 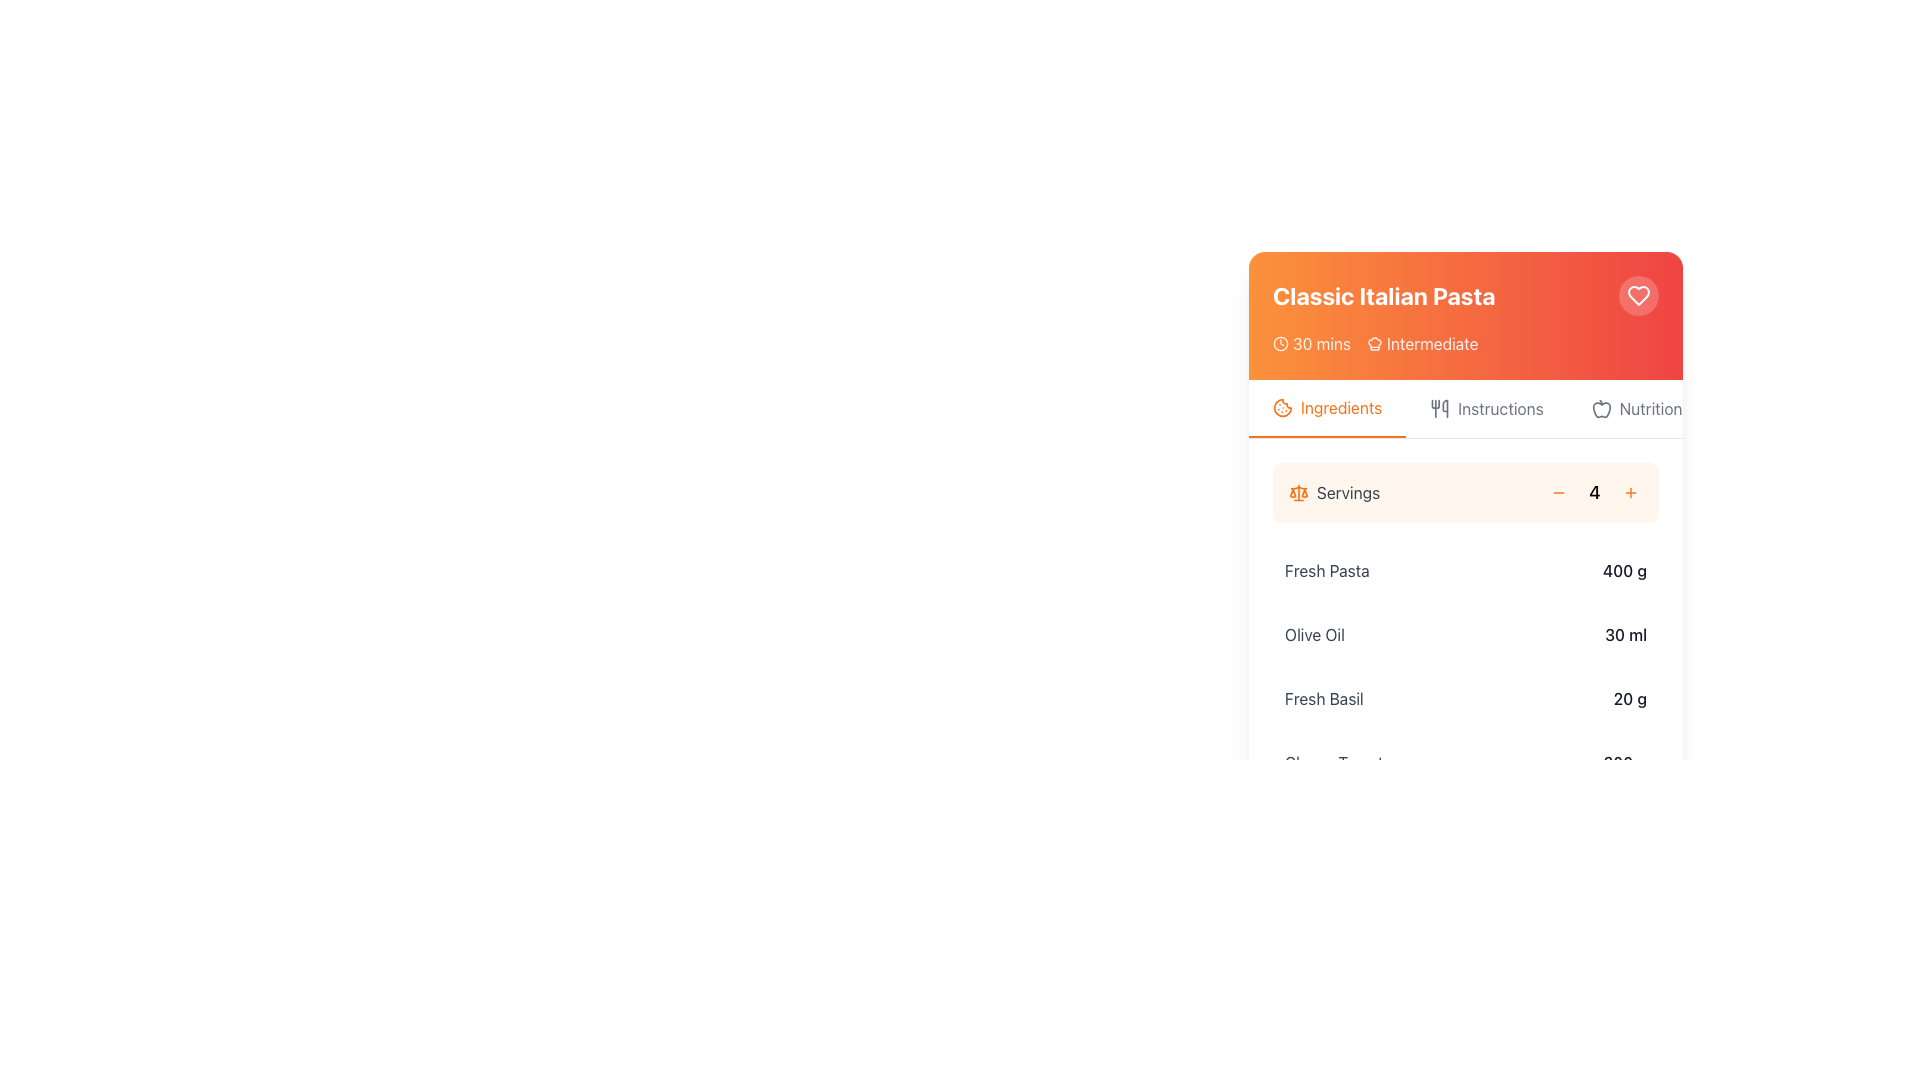 I want to click on the 'Ingredients' navigation tab button located at the top-left of the recipe section, so click(x=1327, y=407).